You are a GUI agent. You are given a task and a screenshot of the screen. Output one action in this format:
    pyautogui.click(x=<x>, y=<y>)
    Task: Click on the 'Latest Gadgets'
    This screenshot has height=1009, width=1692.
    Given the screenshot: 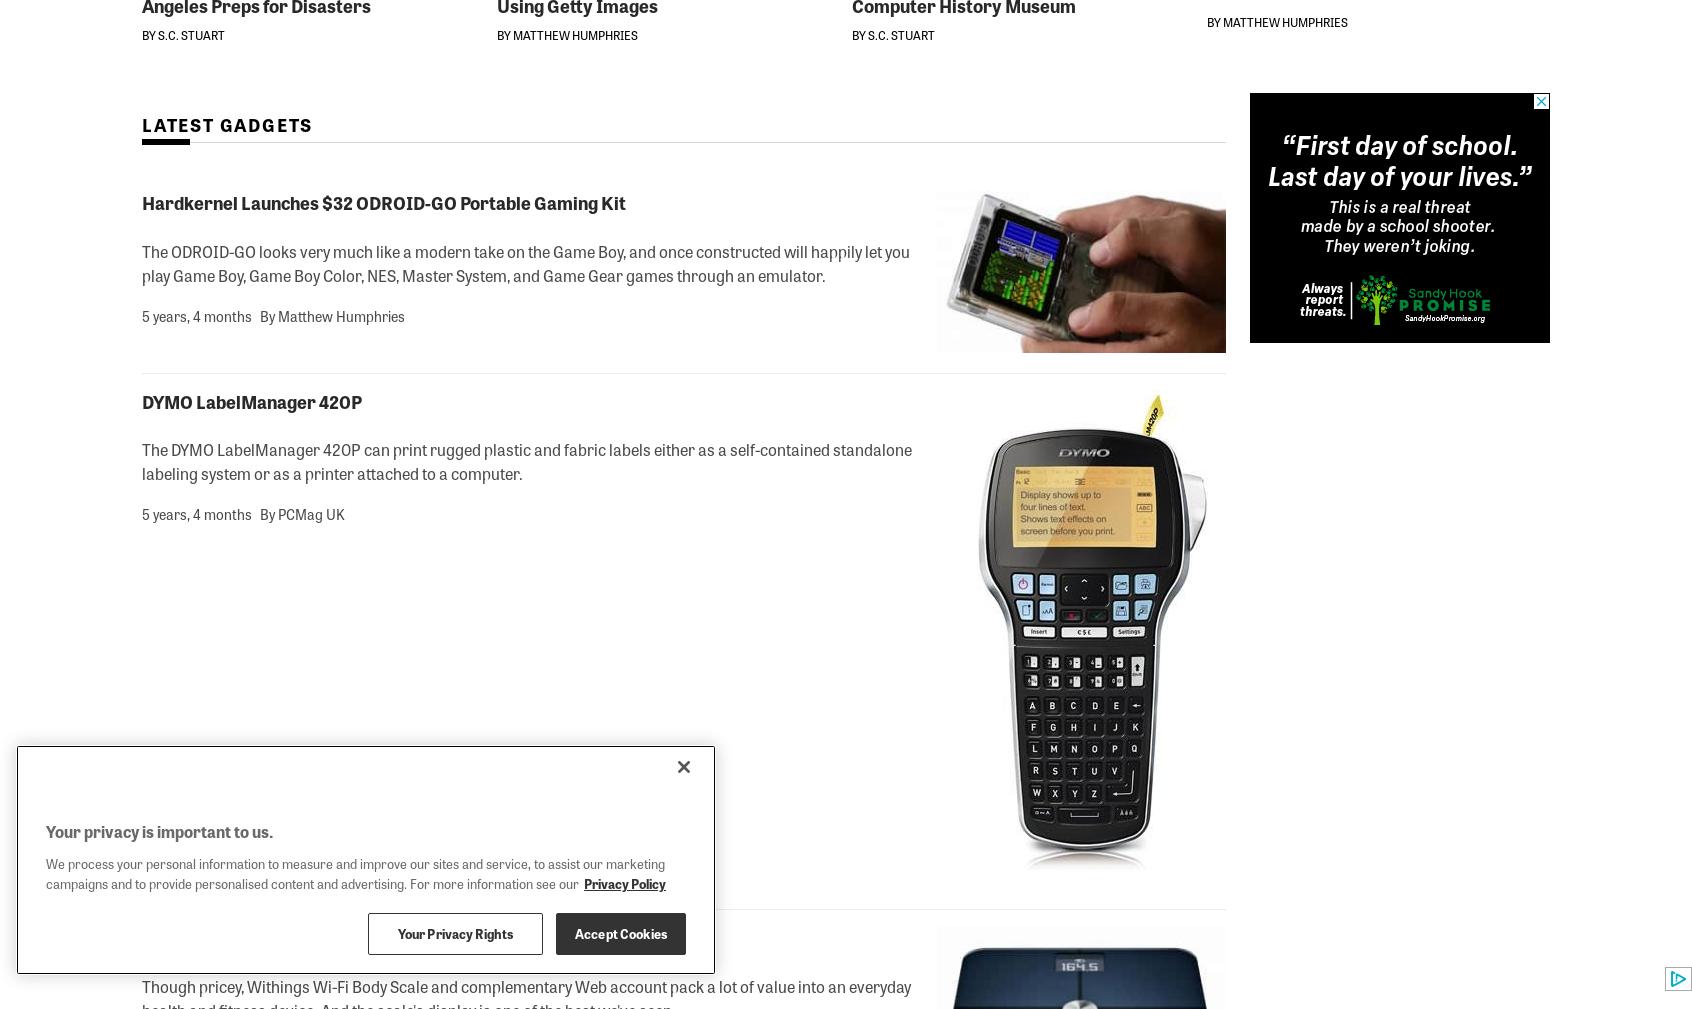 What is the action you would take?
    pyautogui.click(x=141, y=123)
    